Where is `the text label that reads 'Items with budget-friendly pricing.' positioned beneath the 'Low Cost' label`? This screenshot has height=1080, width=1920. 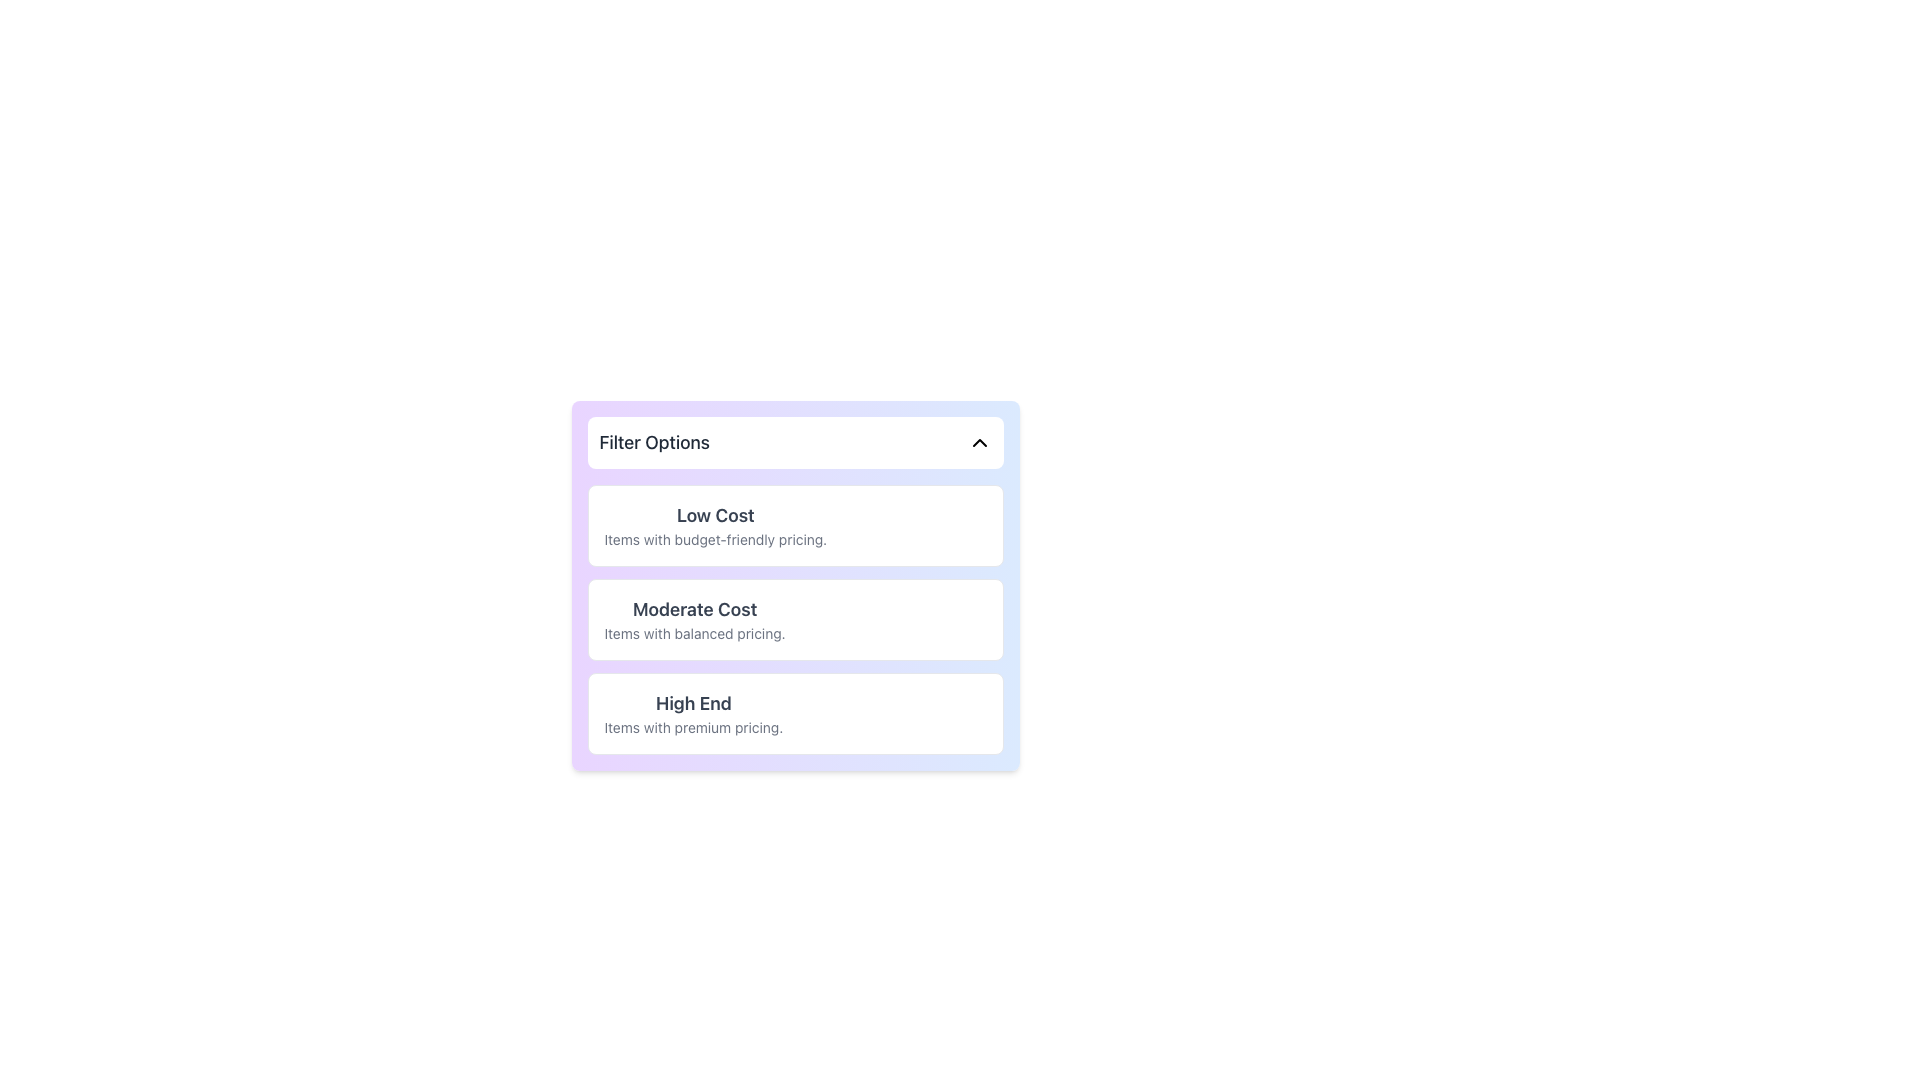 the text label that reads 'Items with budget-friendly pricing.' positioned beneath the 'Low Cost' label is located at coordinates (715, 540).